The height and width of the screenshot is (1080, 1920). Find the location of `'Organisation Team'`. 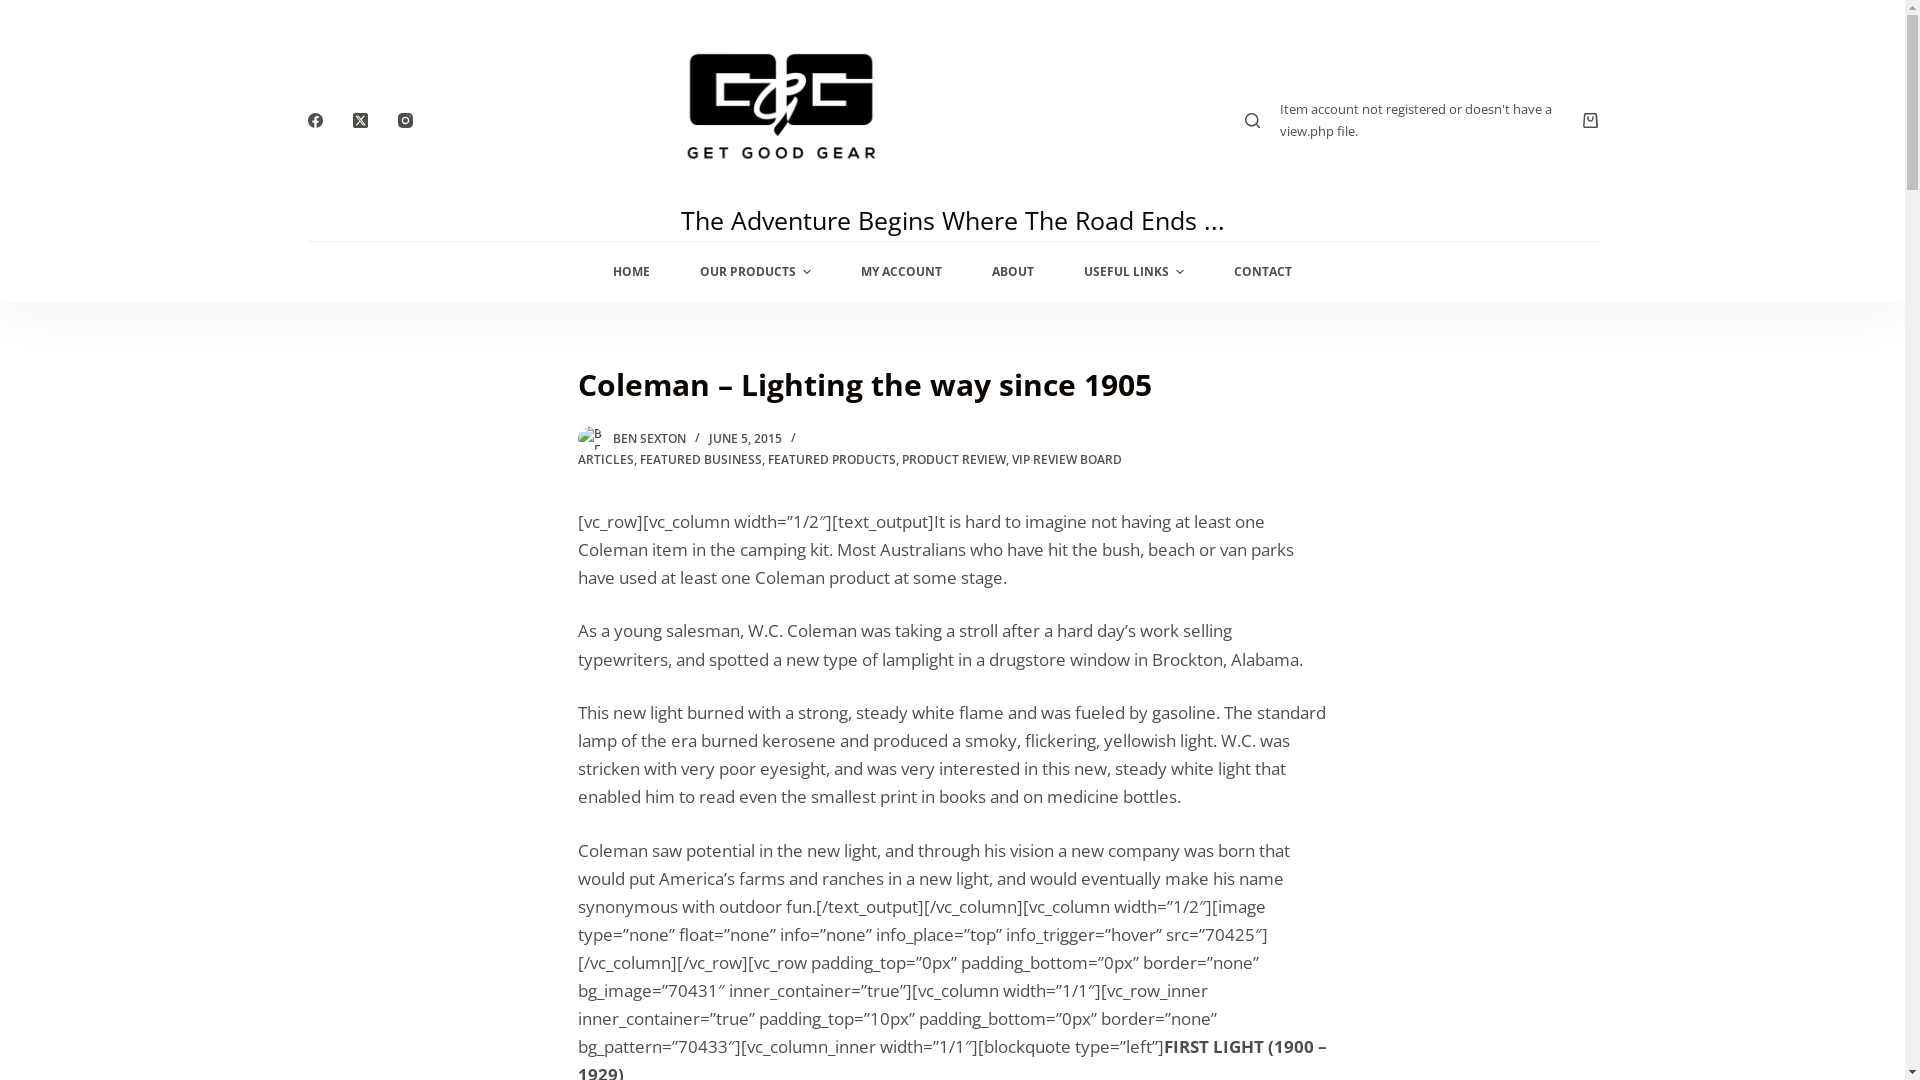

'Organisation Team' is located at coordinates (642, 734).